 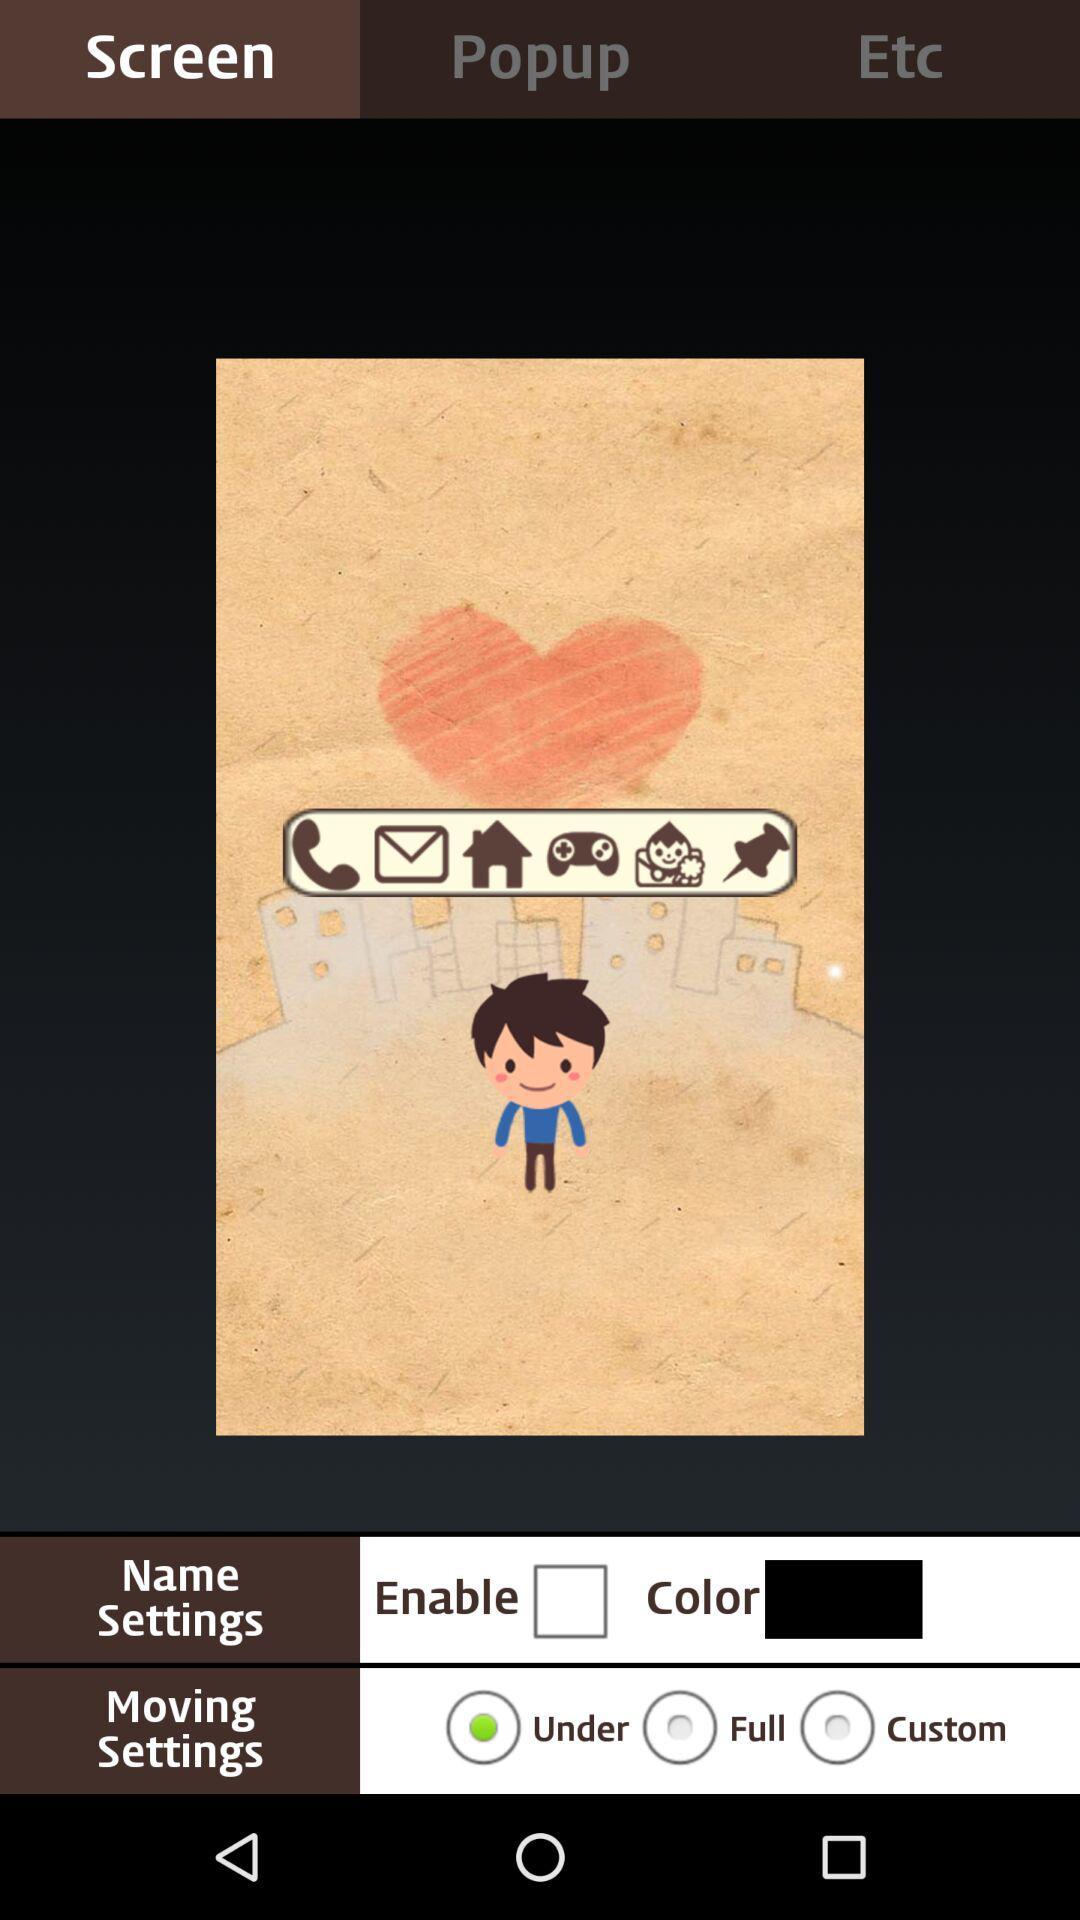 What do you see at coordinates (569, 1598) in the screenshot?
I see `to enable name` at bounding box center [569, 1598].